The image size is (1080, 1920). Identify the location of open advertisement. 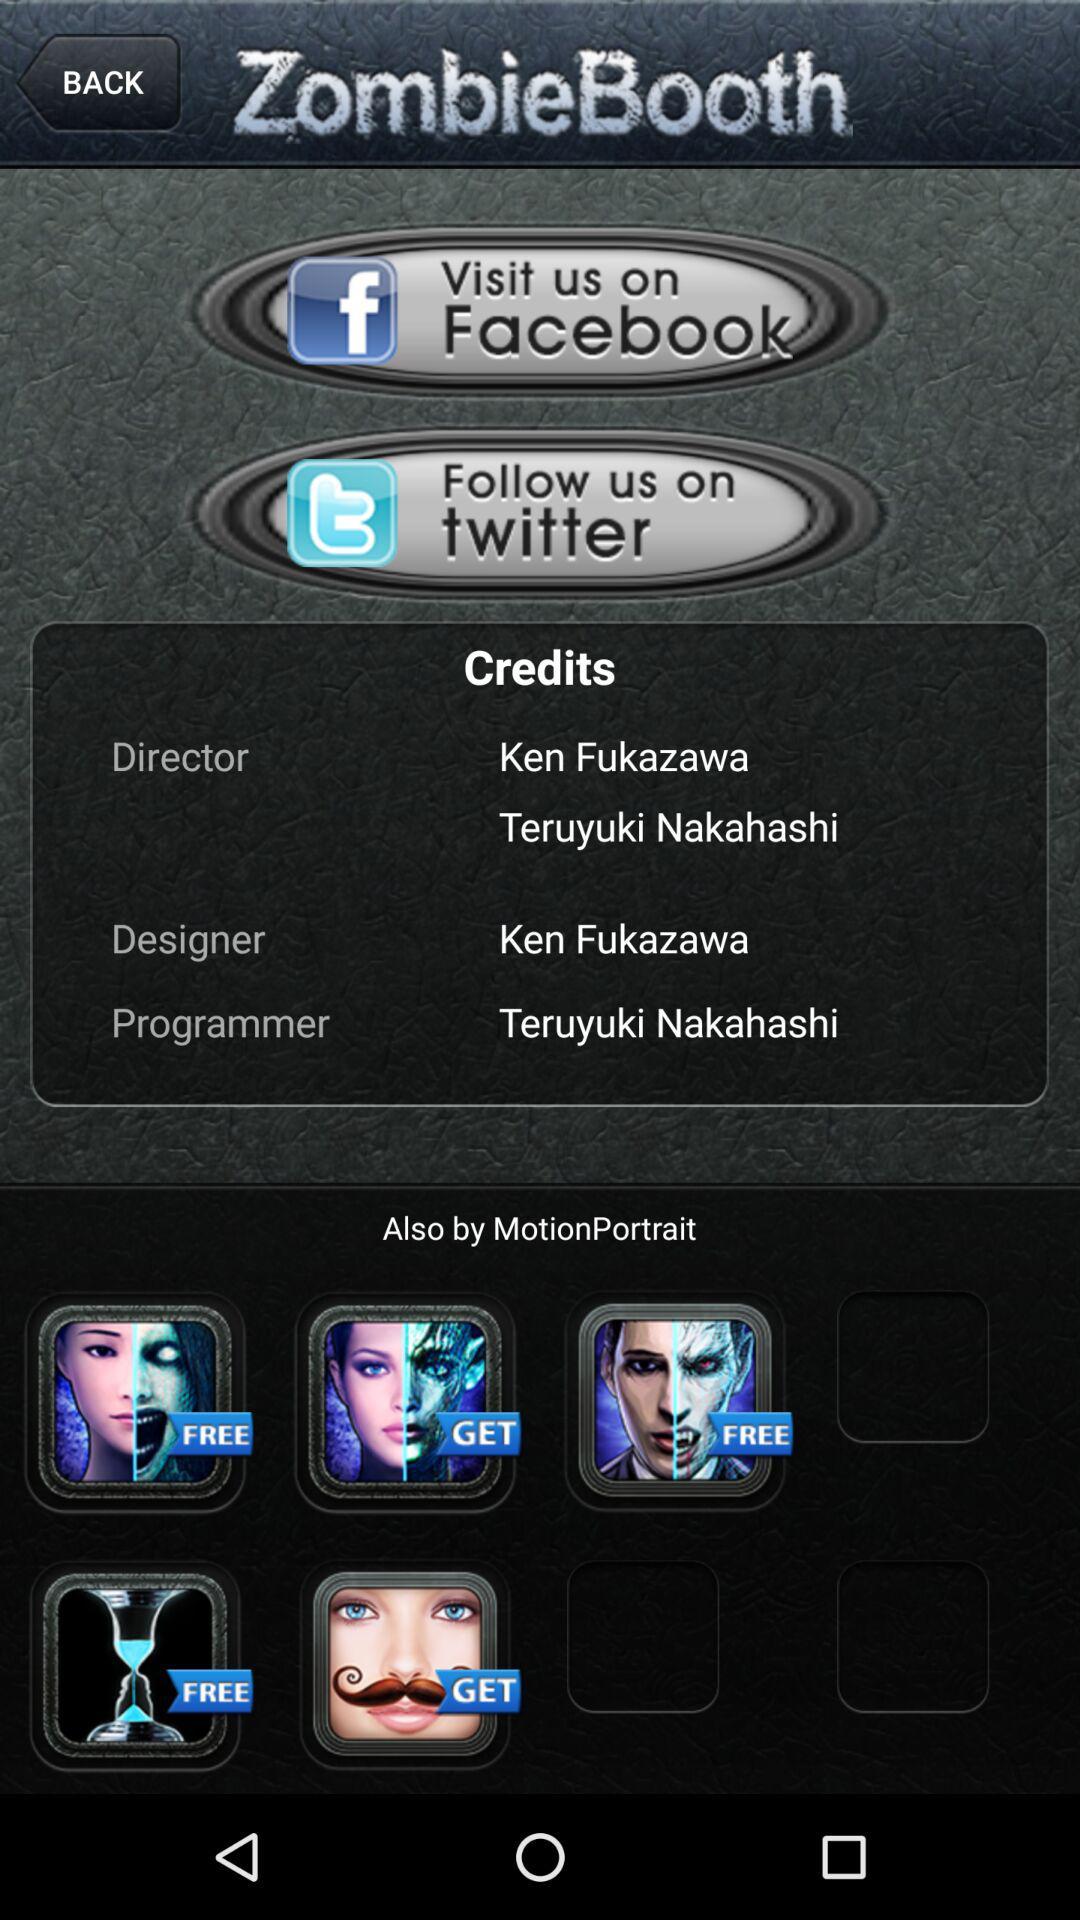
(135, 1400).